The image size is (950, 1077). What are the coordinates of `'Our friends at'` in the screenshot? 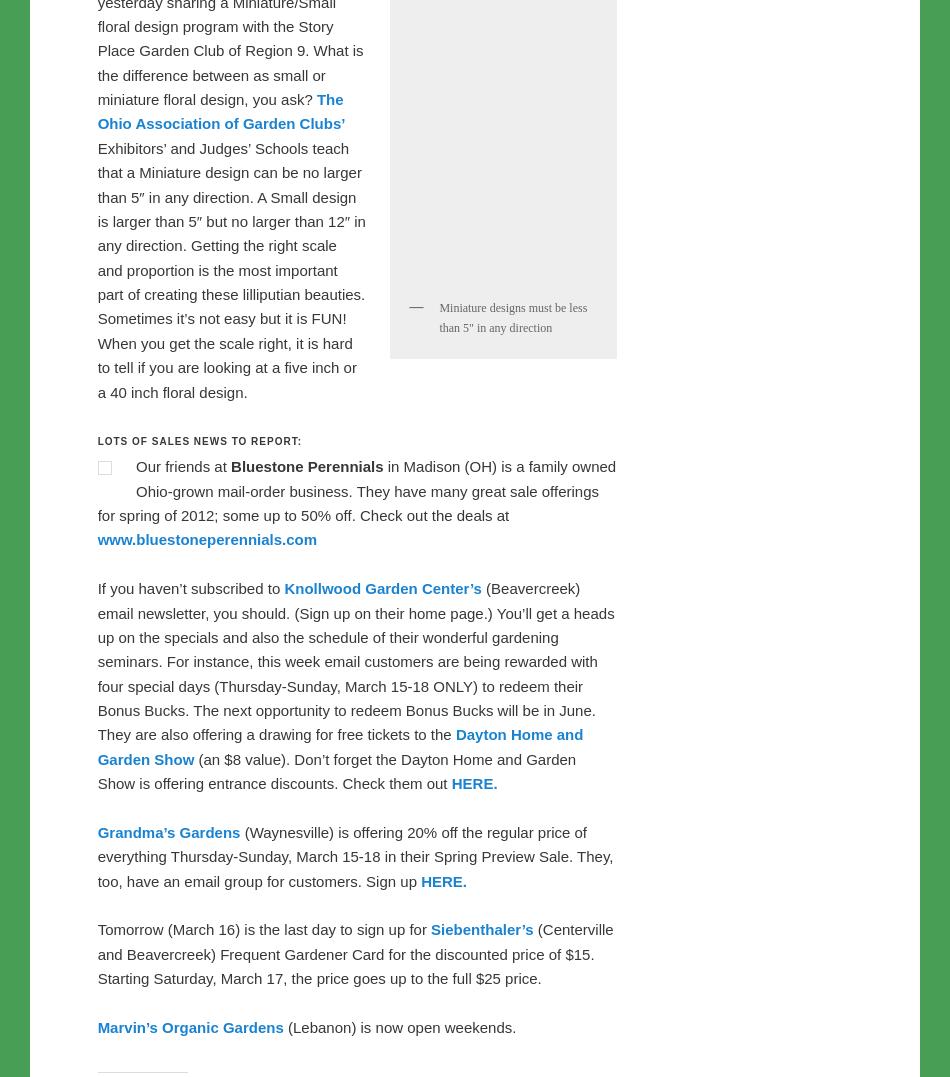 It's located at (350, 466).